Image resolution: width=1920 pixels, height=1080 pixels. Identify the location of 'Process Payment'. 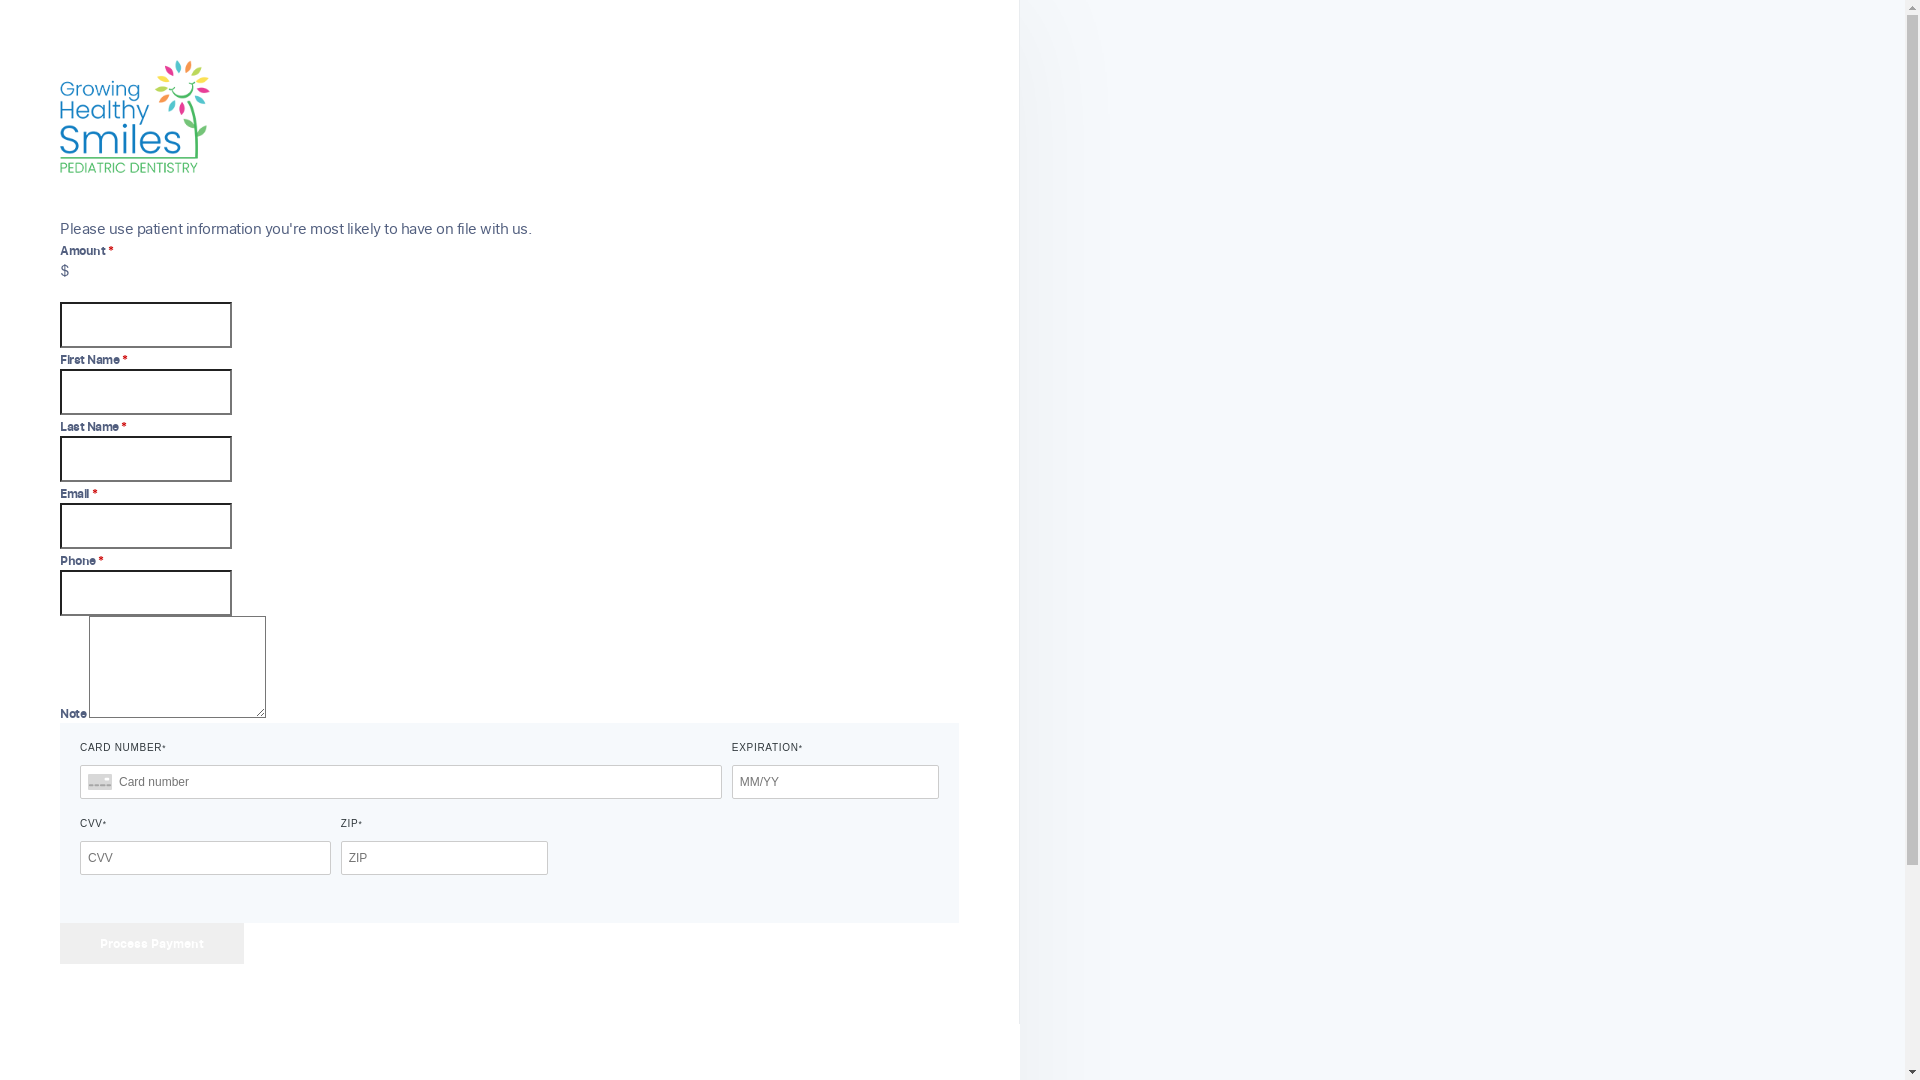
(151, 942).